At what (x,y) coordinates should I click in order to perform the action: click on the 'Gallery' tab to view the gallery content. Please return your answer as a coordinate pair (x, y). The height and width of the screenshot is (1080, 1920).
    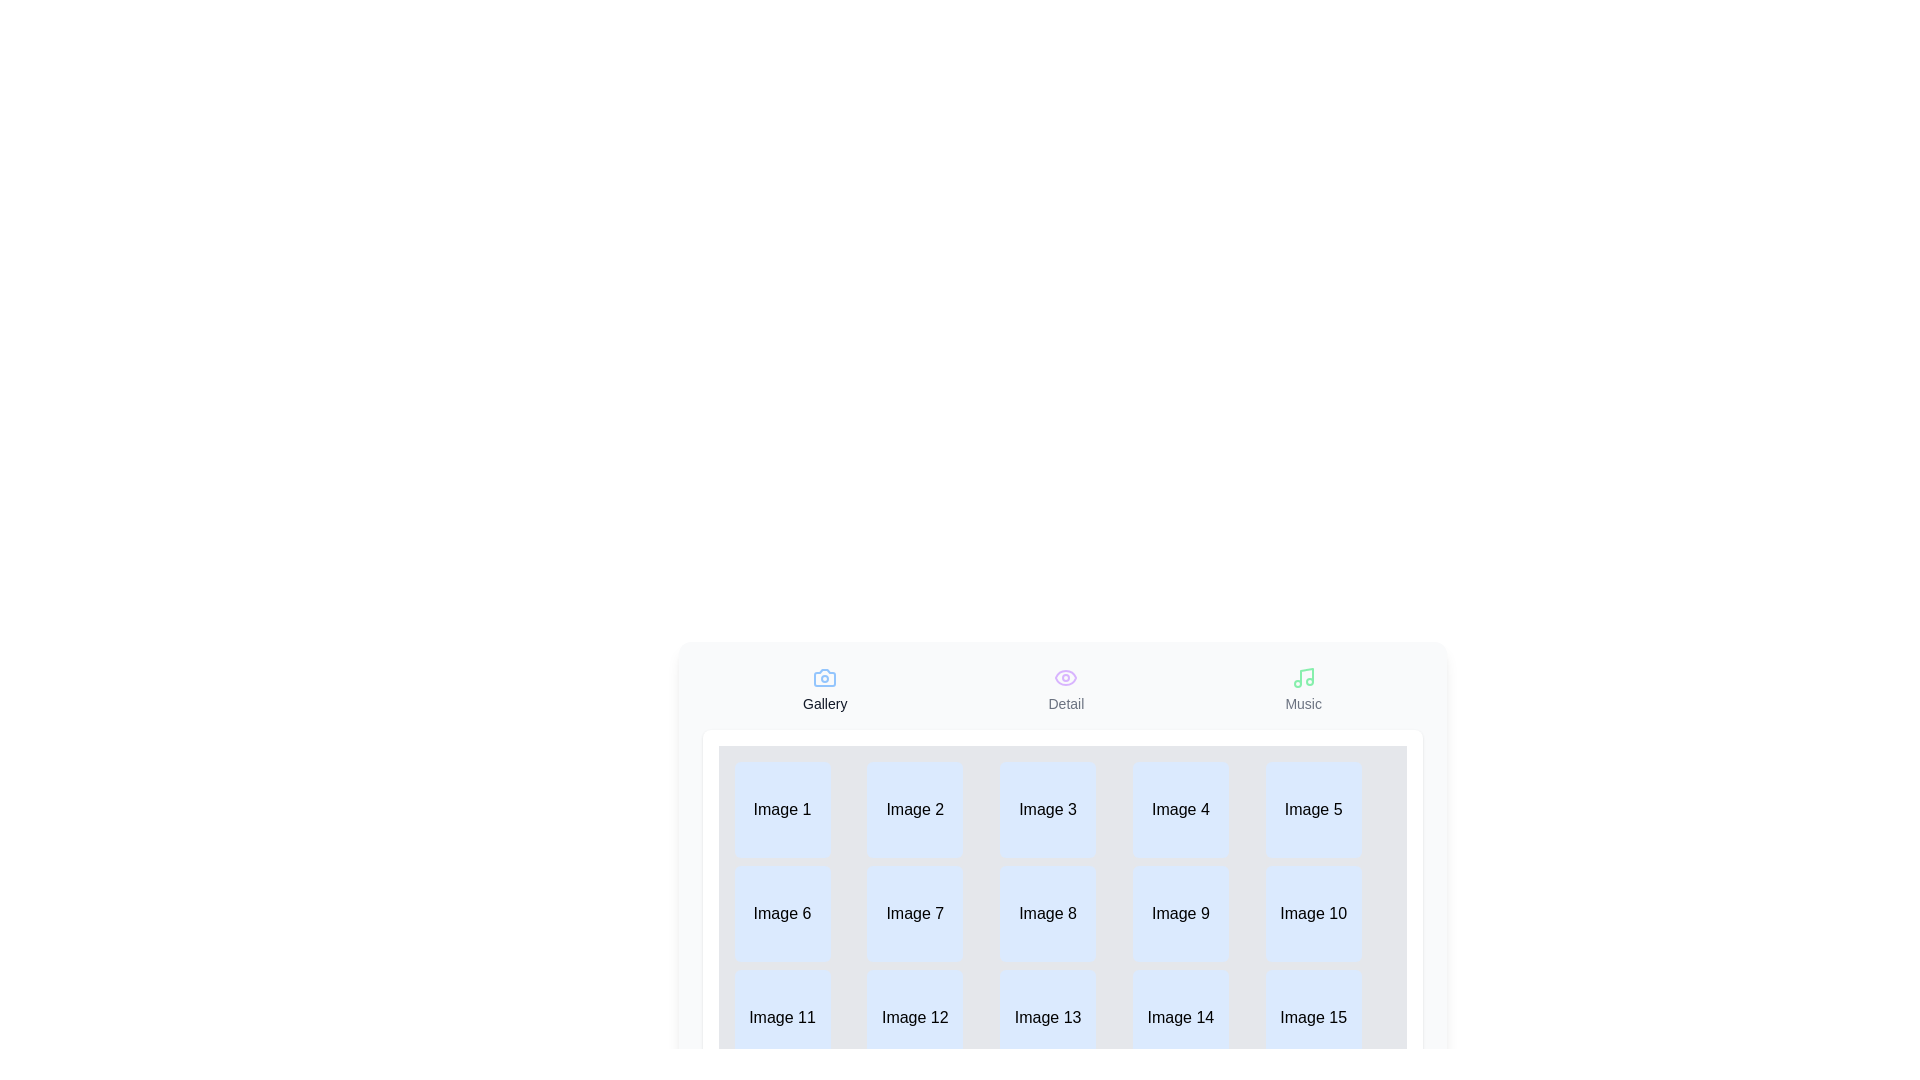
    Looking at the image, I should click on (825, 689).